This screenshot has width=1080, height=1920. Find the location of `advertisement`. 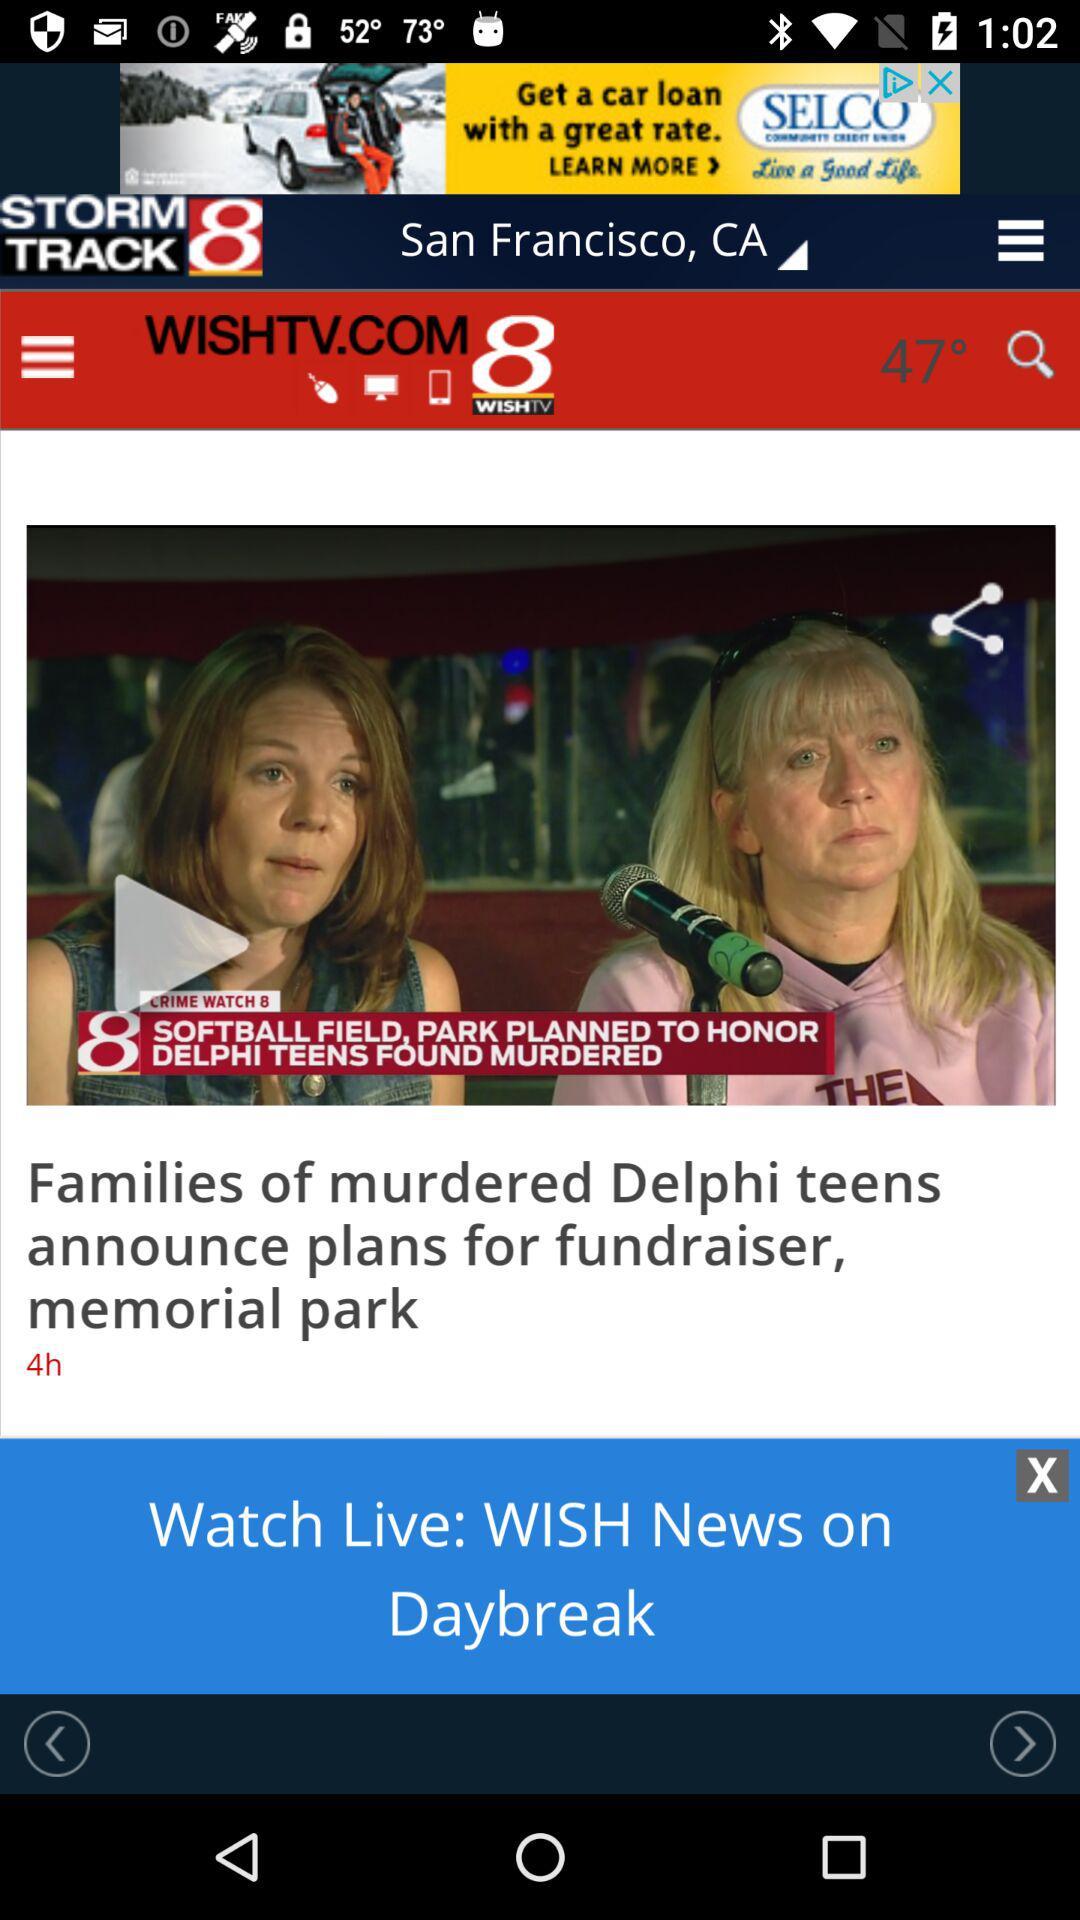

advertisement is located at coordinates (540, 127).